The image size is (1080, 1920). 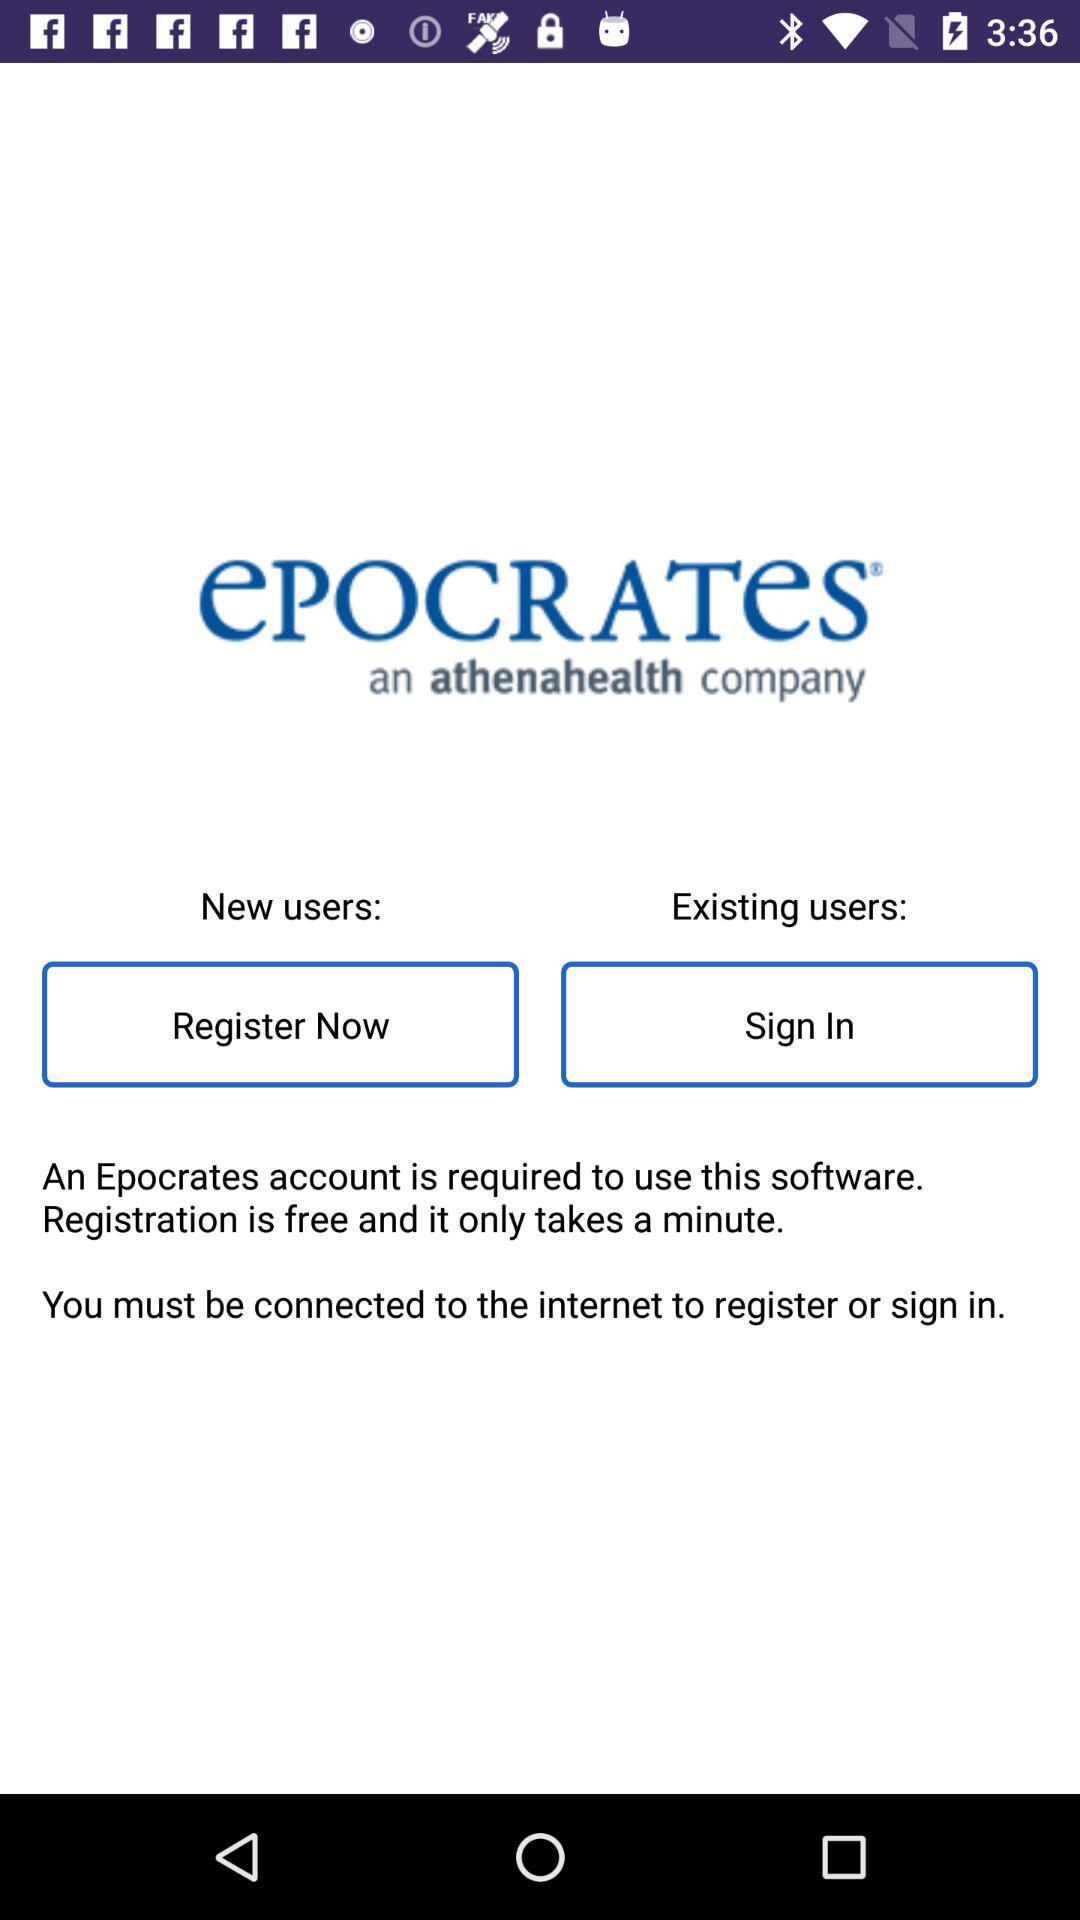 I want to click on the item below existing users: item, so click(x=798, y=1024).